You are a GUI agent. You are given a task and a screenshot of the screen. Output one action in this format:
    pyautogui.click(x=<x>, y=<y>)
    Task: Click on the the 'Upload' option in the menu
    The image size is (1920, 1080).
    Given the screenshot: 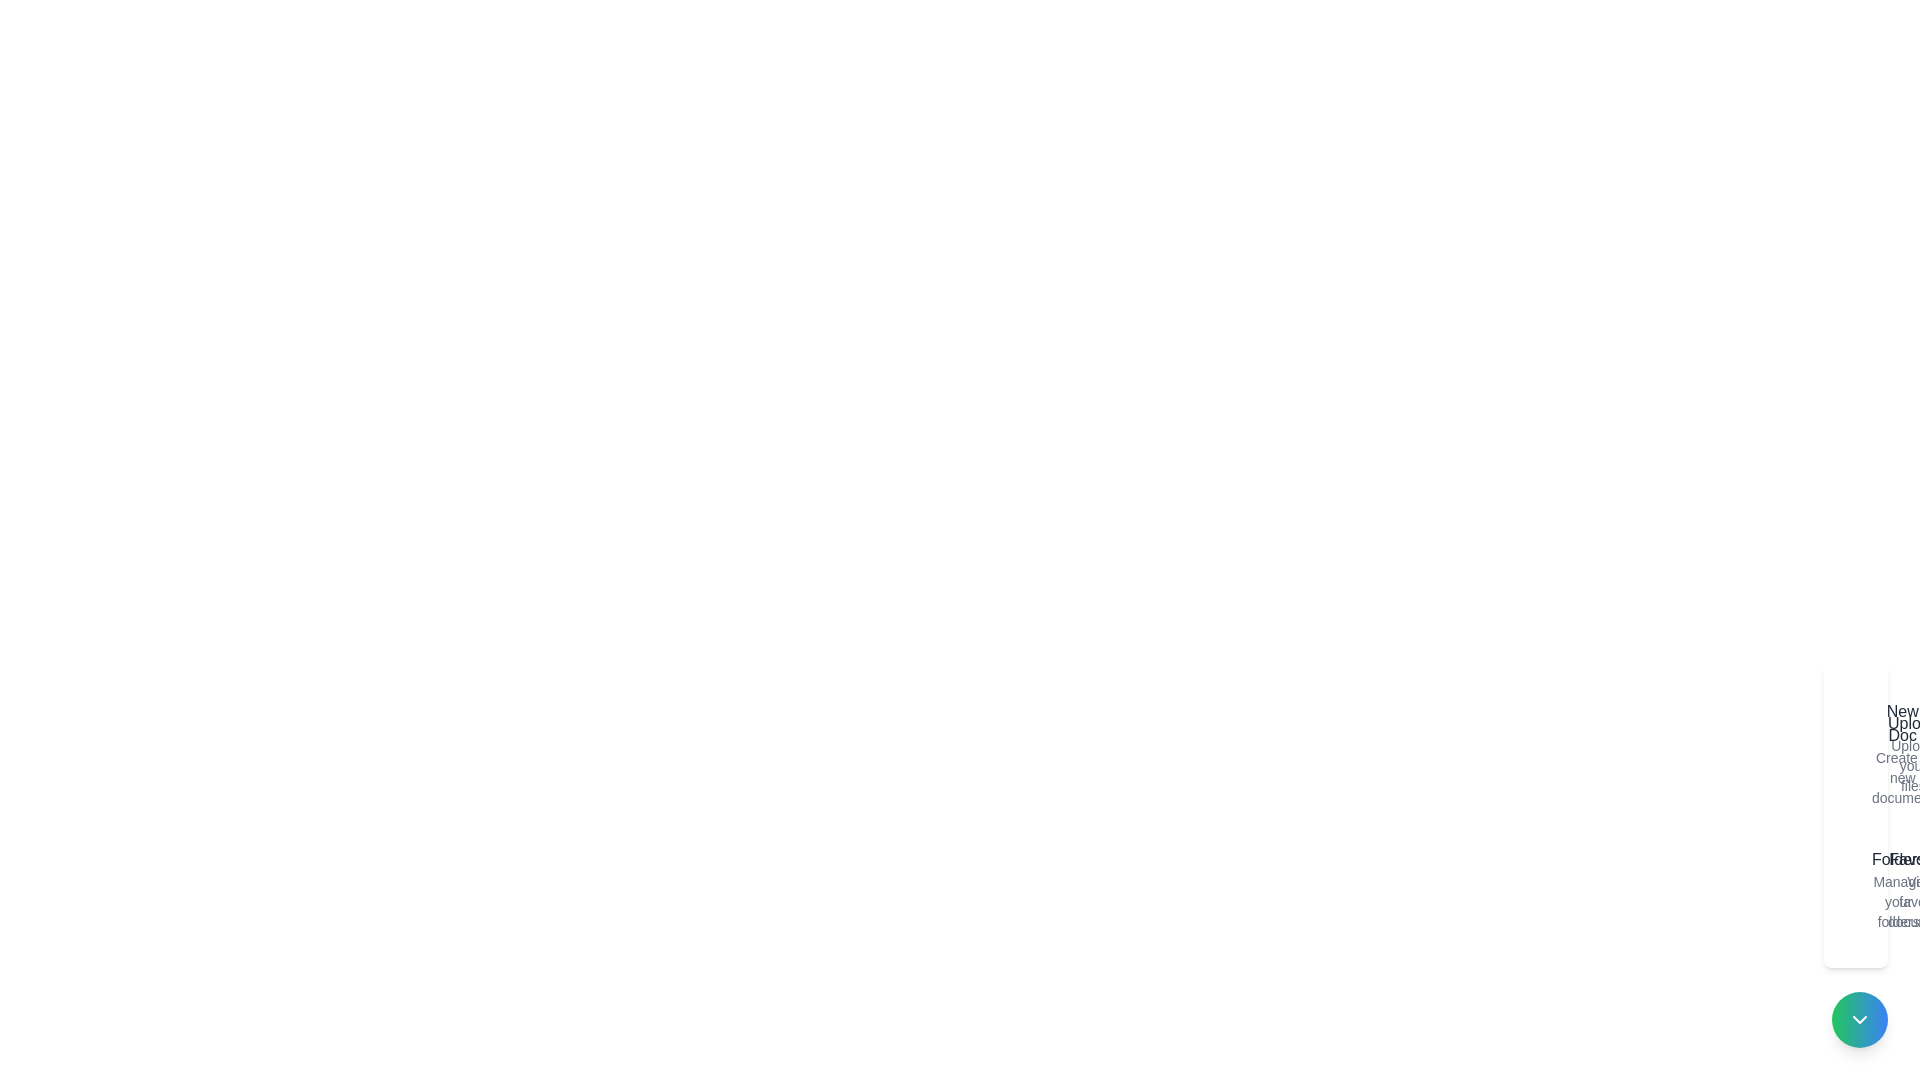 What is the action you would take?
    pyautogui.click(x=1875, y=753)
    